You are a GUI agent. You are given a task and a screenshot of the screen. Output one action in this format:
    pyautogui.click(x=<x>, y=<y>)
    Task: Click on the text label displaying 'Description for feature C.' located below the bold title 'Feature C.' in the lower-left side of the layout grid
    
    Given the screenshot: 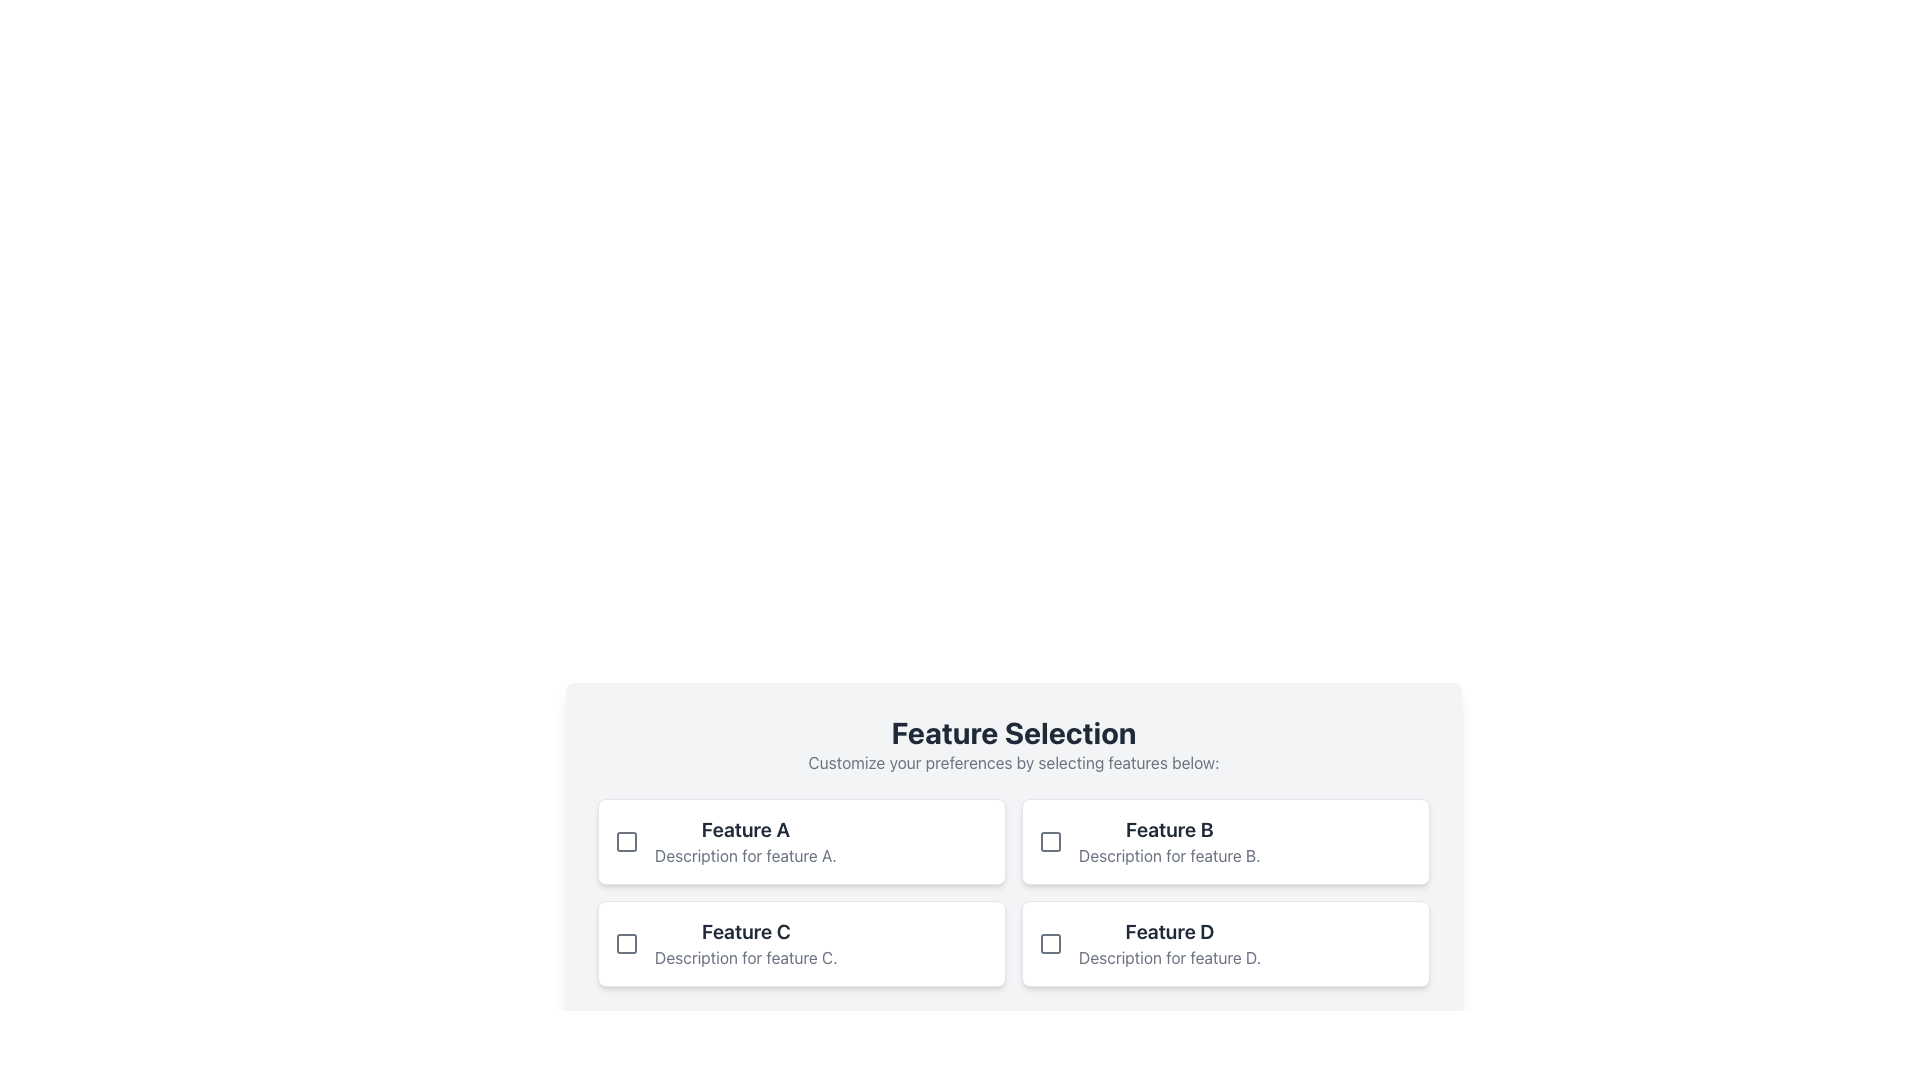 What is the action you would take?
    pyautogui.click(x=745, y=956)
    